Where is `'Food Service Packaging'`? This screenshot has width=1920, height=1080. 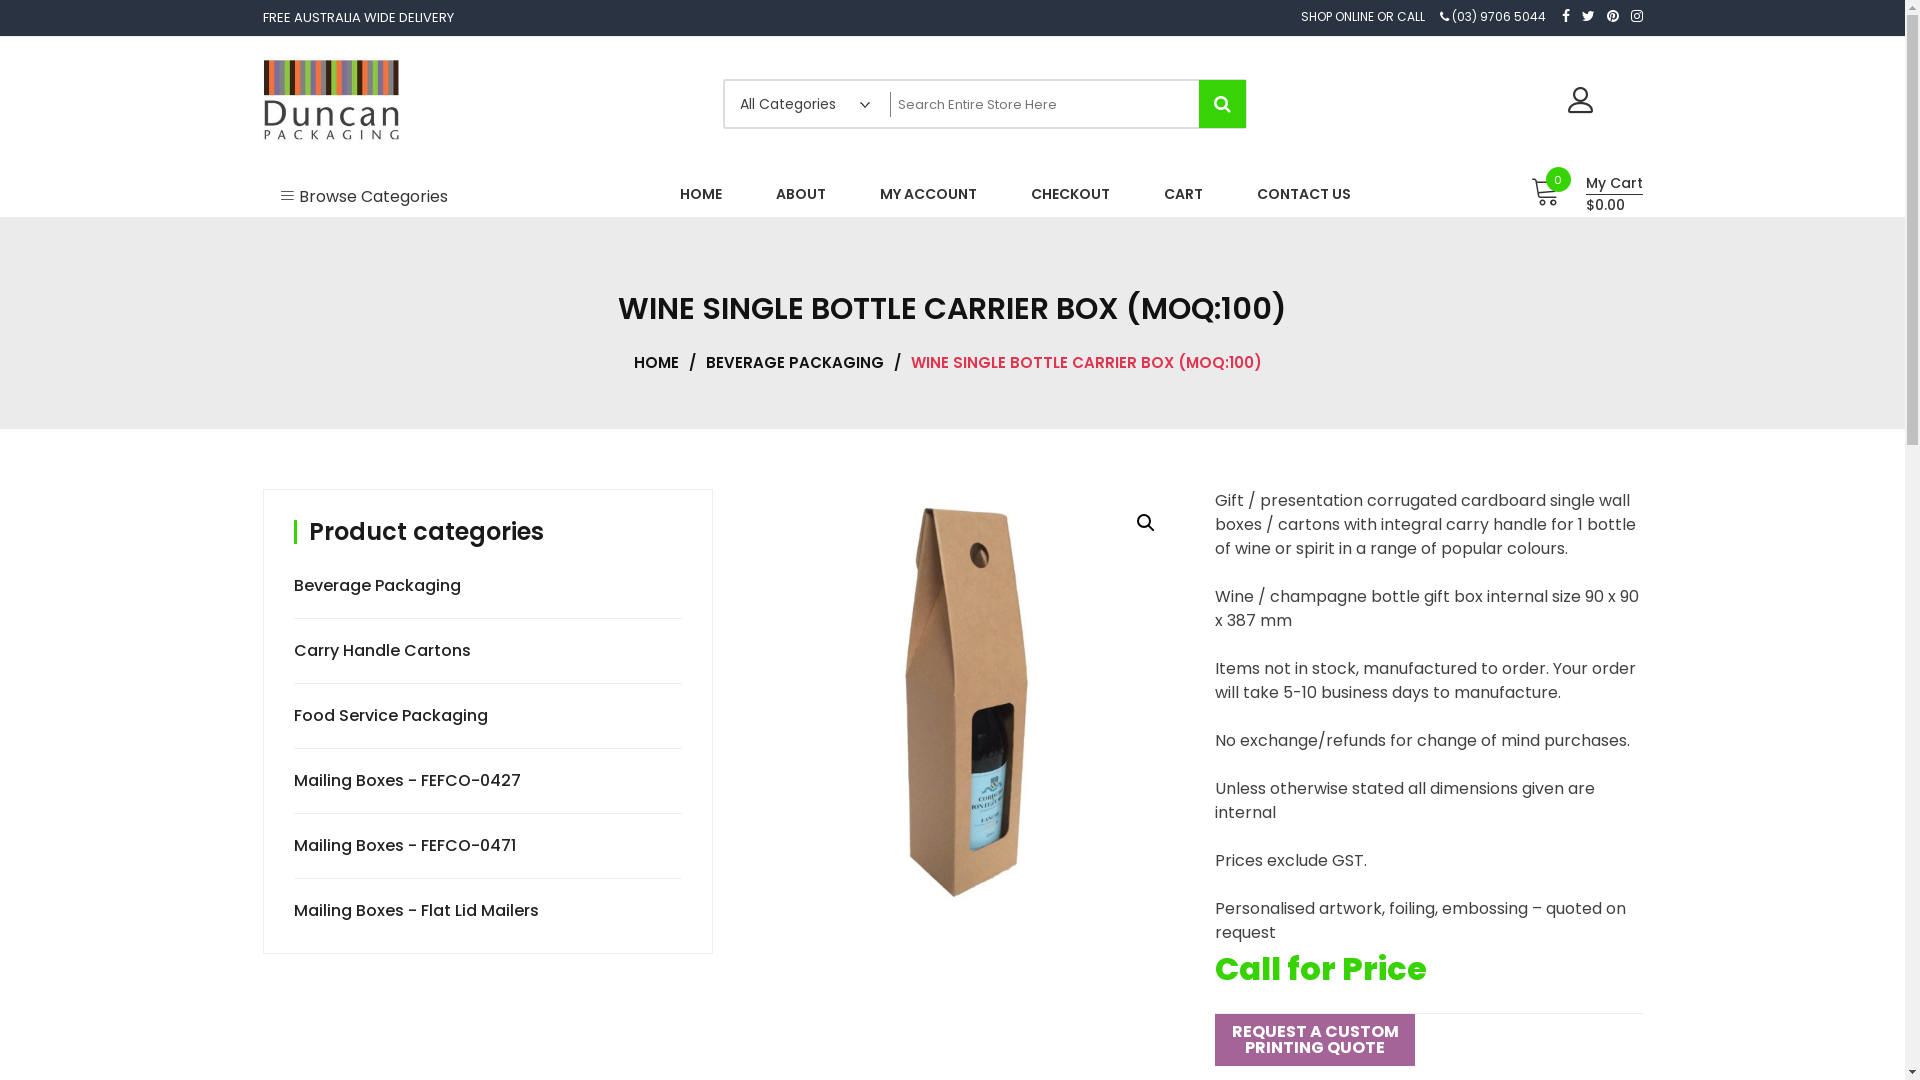 'Food Service Packaging' is located at coordinates (393, 714).